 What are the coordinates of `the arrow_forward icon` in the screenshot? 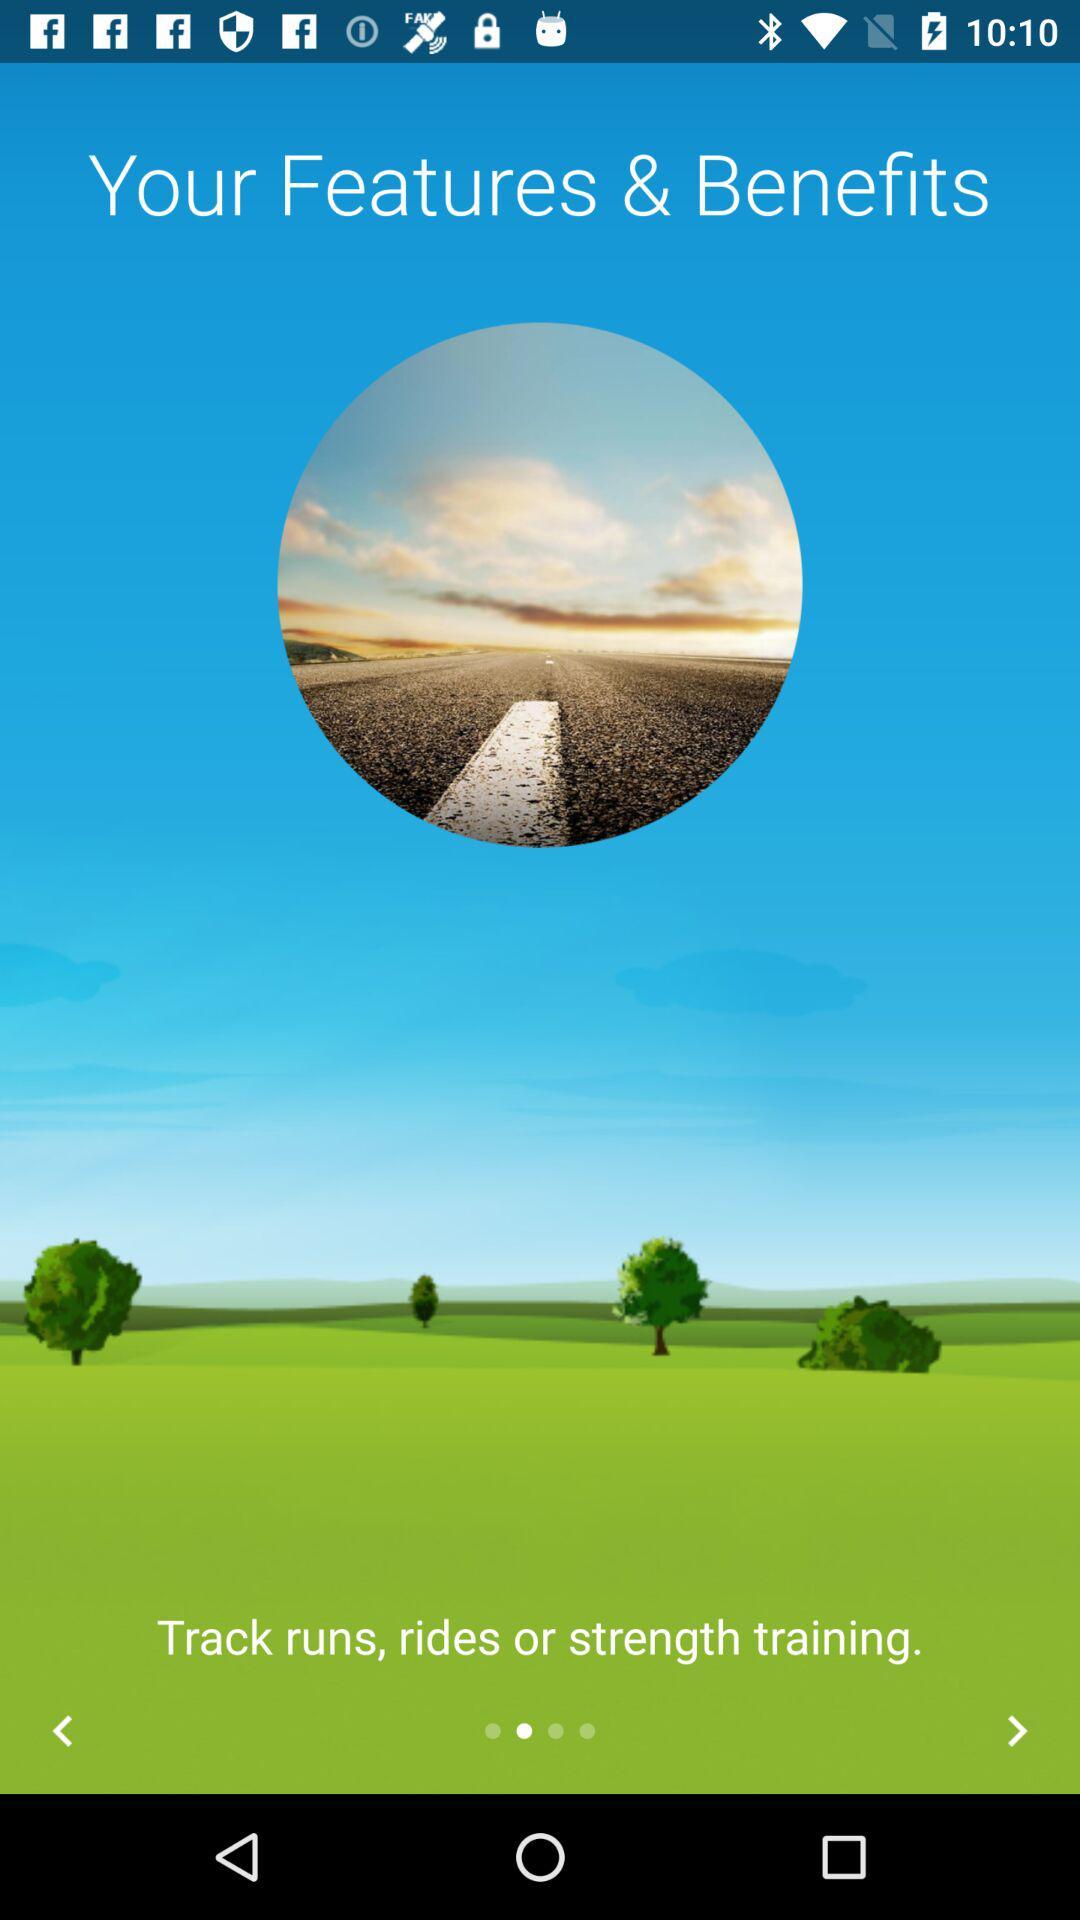 It's located at (1017, 1730).